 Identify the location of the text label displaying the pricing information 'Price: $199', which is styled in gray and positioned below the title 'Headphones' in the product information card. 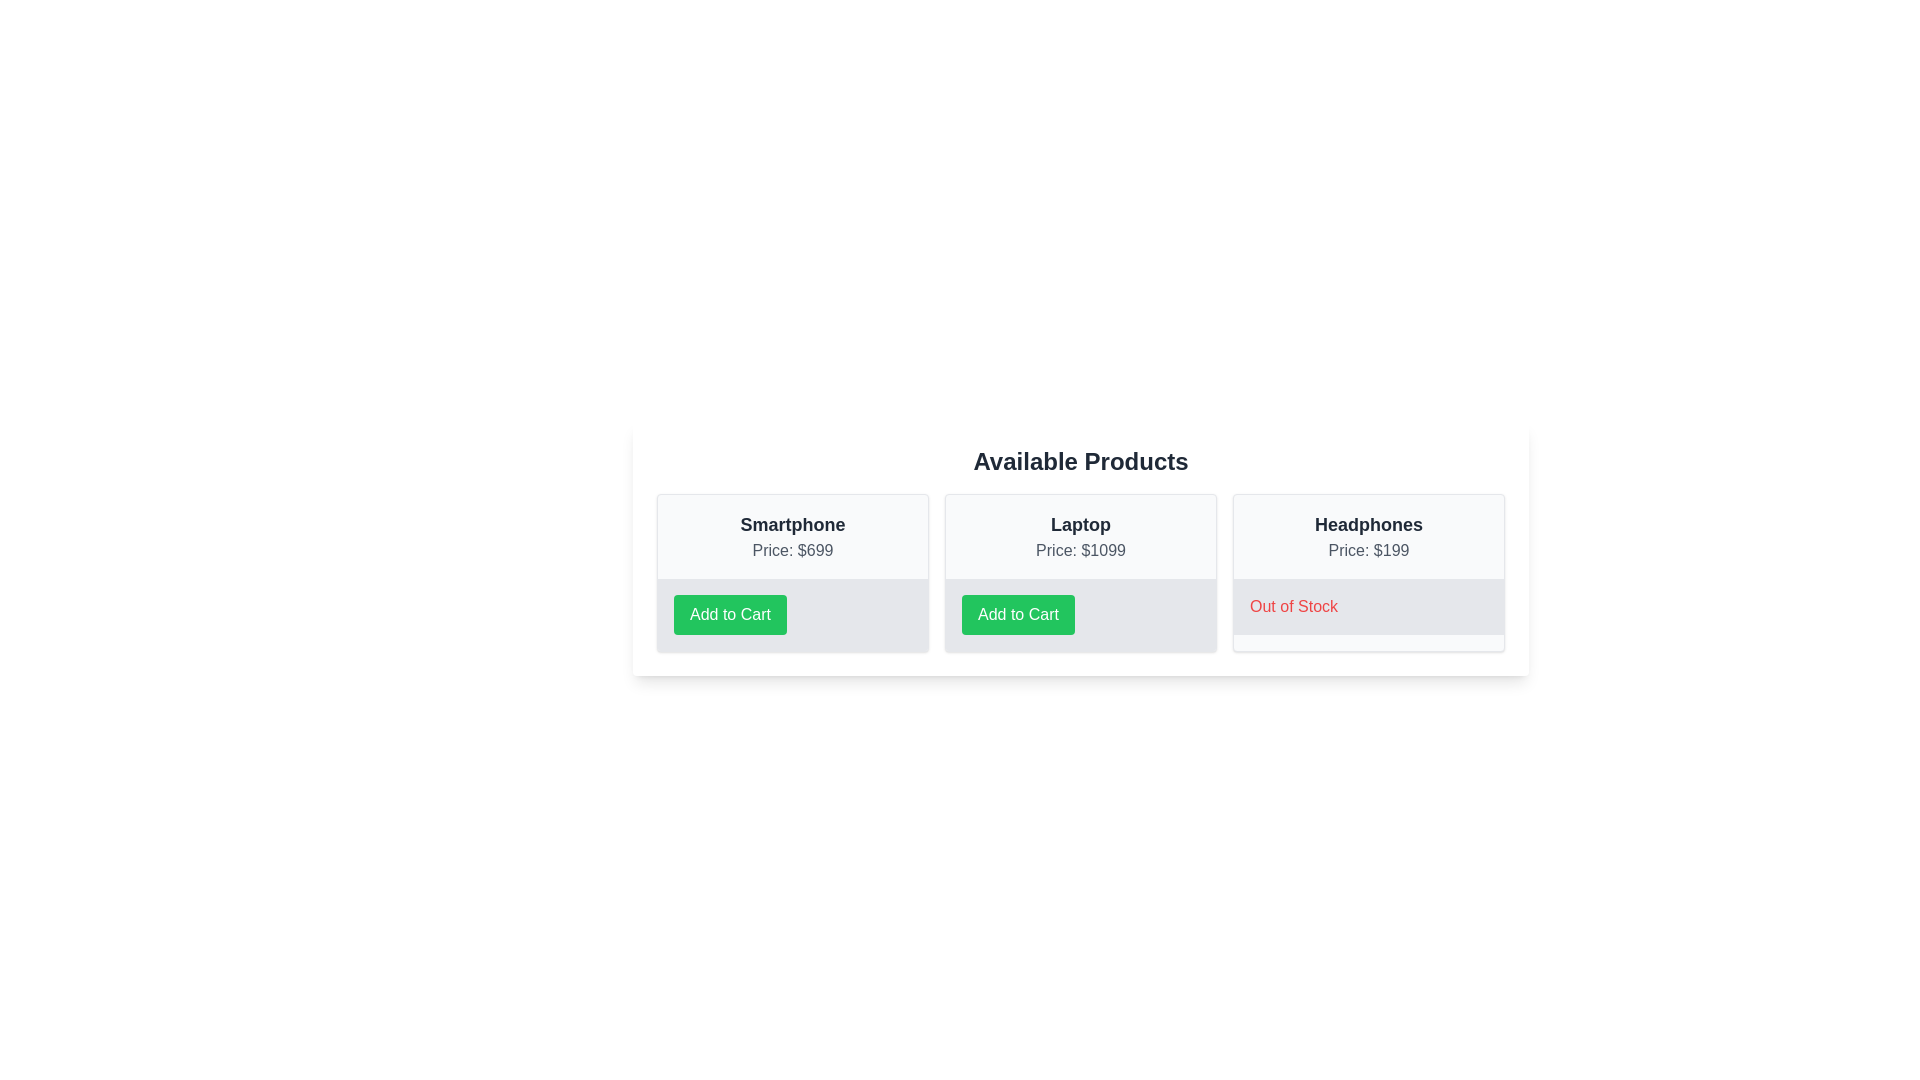
(1367, 551).